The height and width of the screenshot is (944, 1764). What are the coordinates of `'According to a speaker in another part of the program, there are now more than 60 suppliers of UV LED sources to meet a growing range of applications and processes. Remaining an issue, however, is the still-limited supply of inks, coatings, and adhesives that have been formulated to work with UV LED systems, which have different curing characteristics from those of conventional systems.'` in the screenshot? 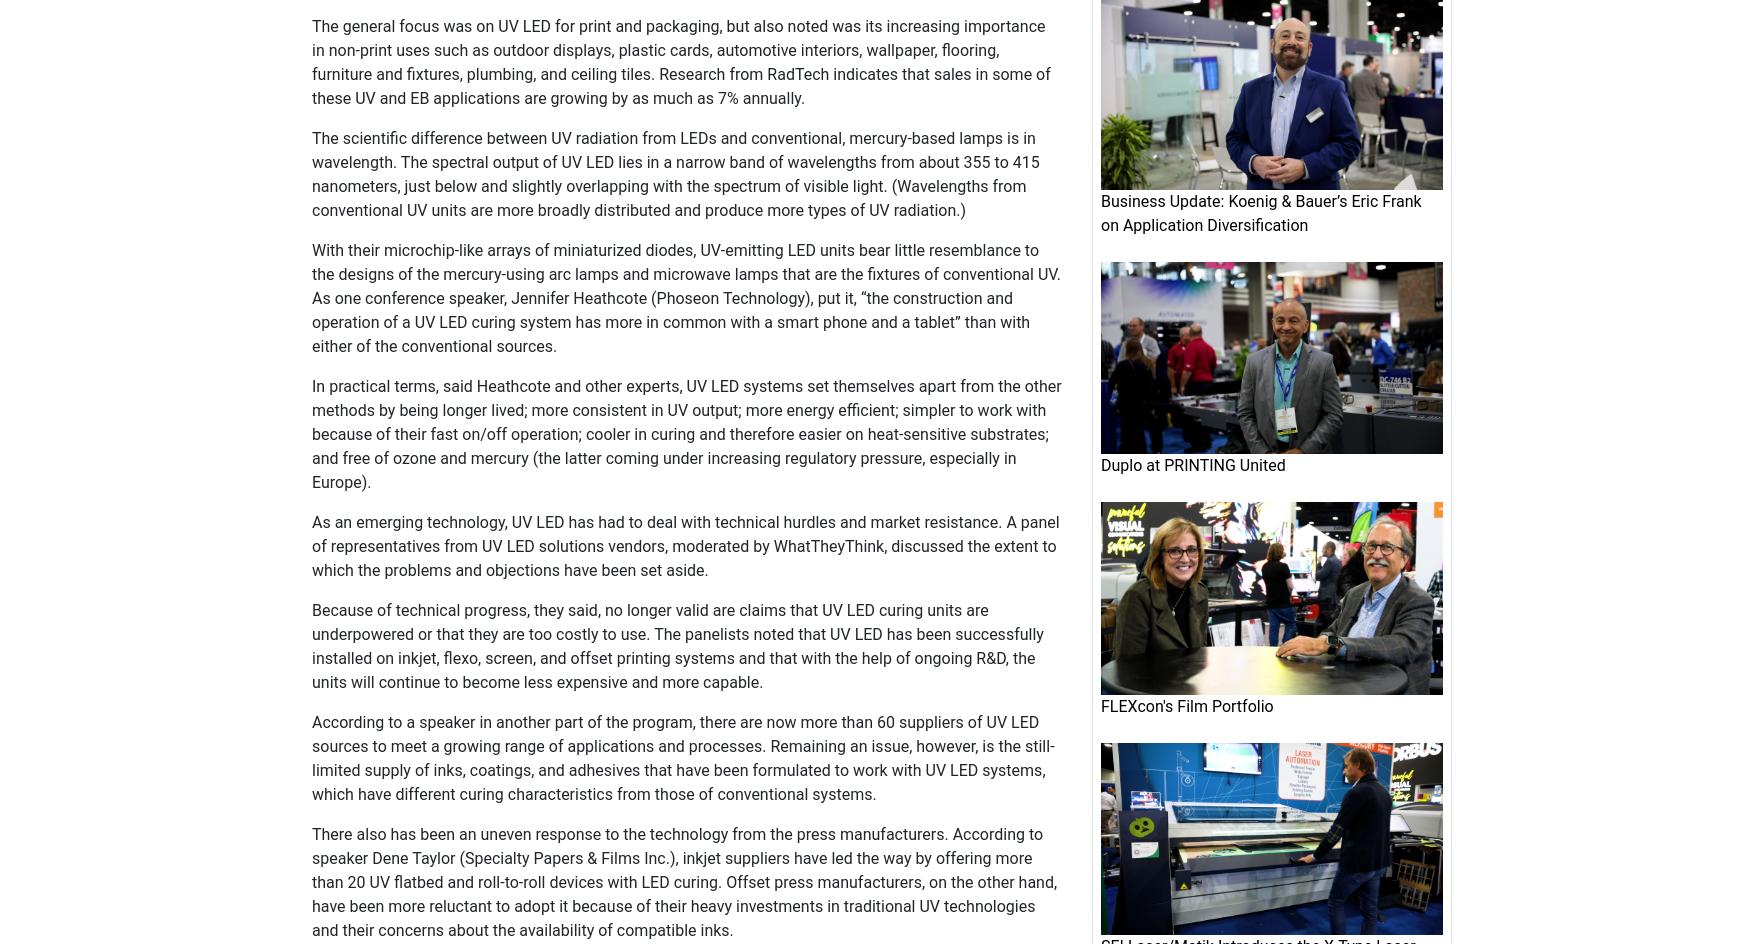 It's located at (683, 758).